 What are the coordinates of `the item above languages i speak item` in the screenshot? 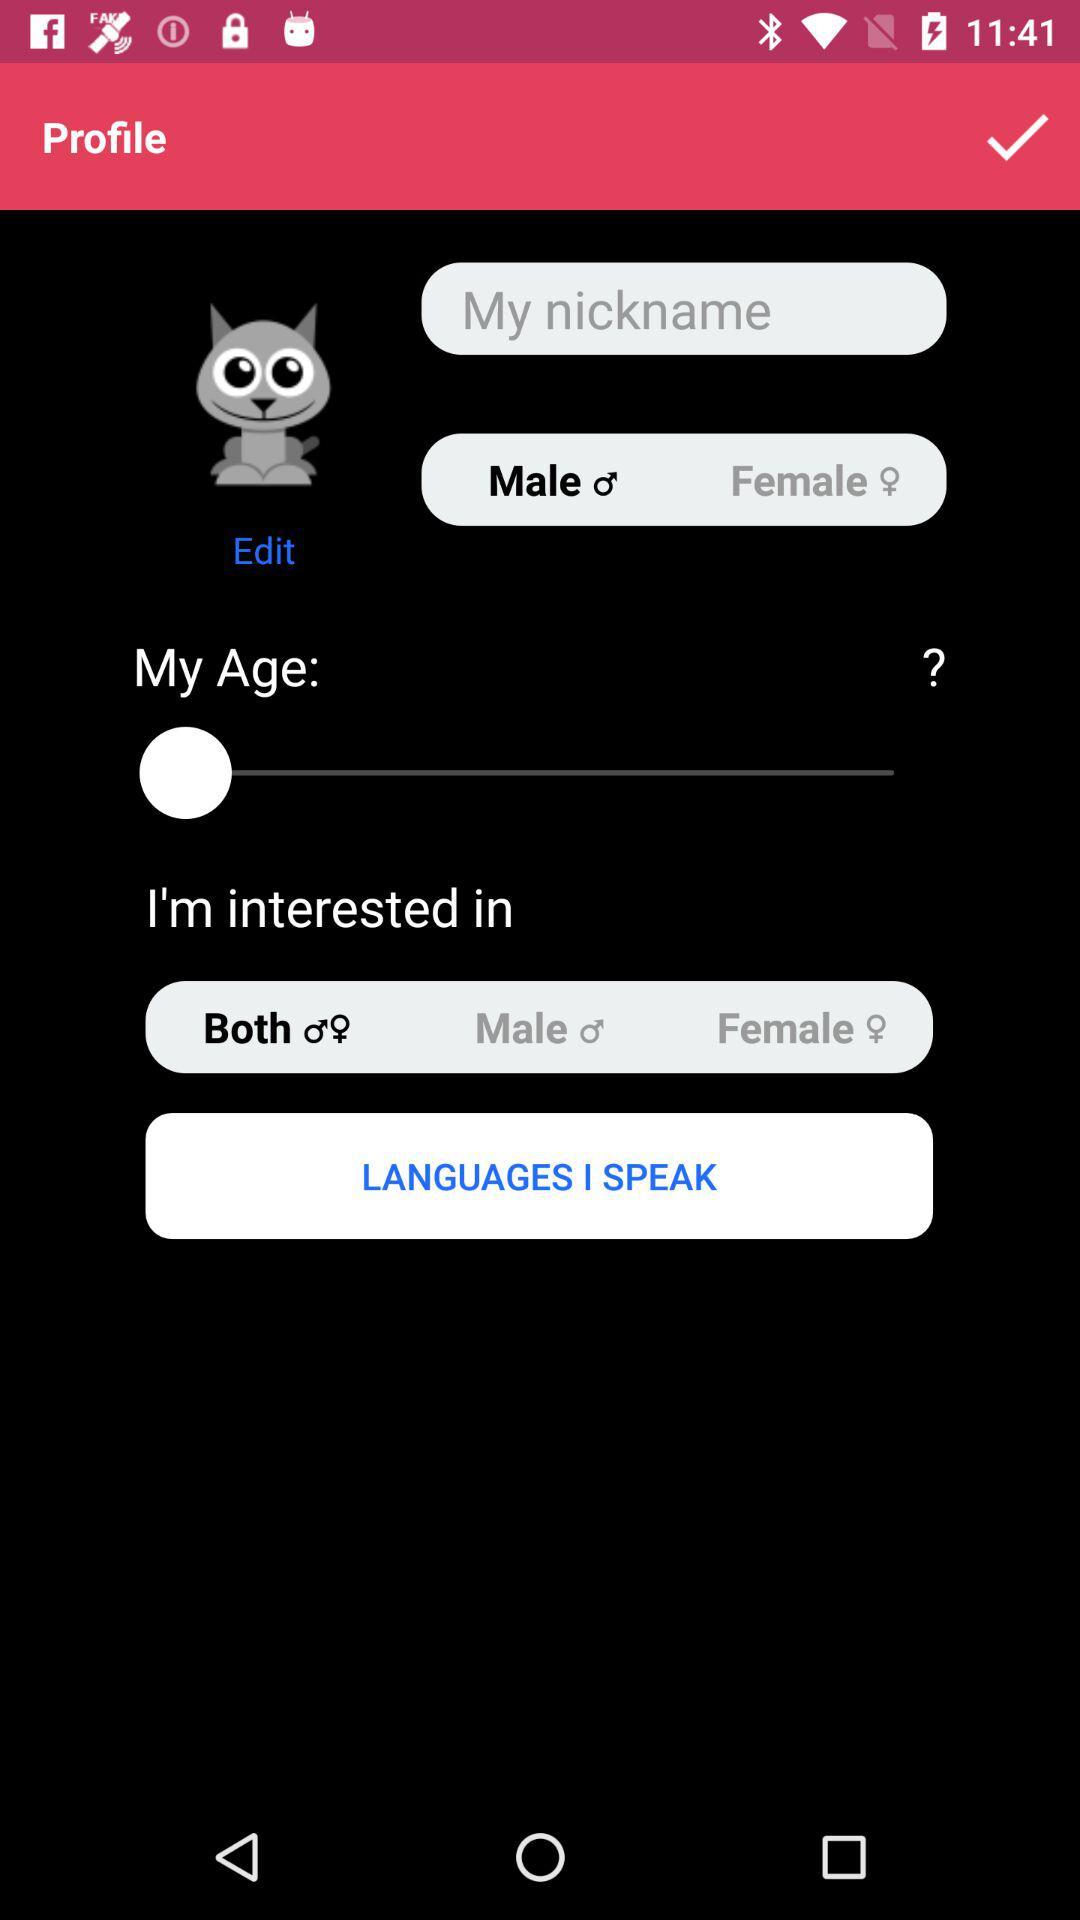 It's located at (276, 1027).